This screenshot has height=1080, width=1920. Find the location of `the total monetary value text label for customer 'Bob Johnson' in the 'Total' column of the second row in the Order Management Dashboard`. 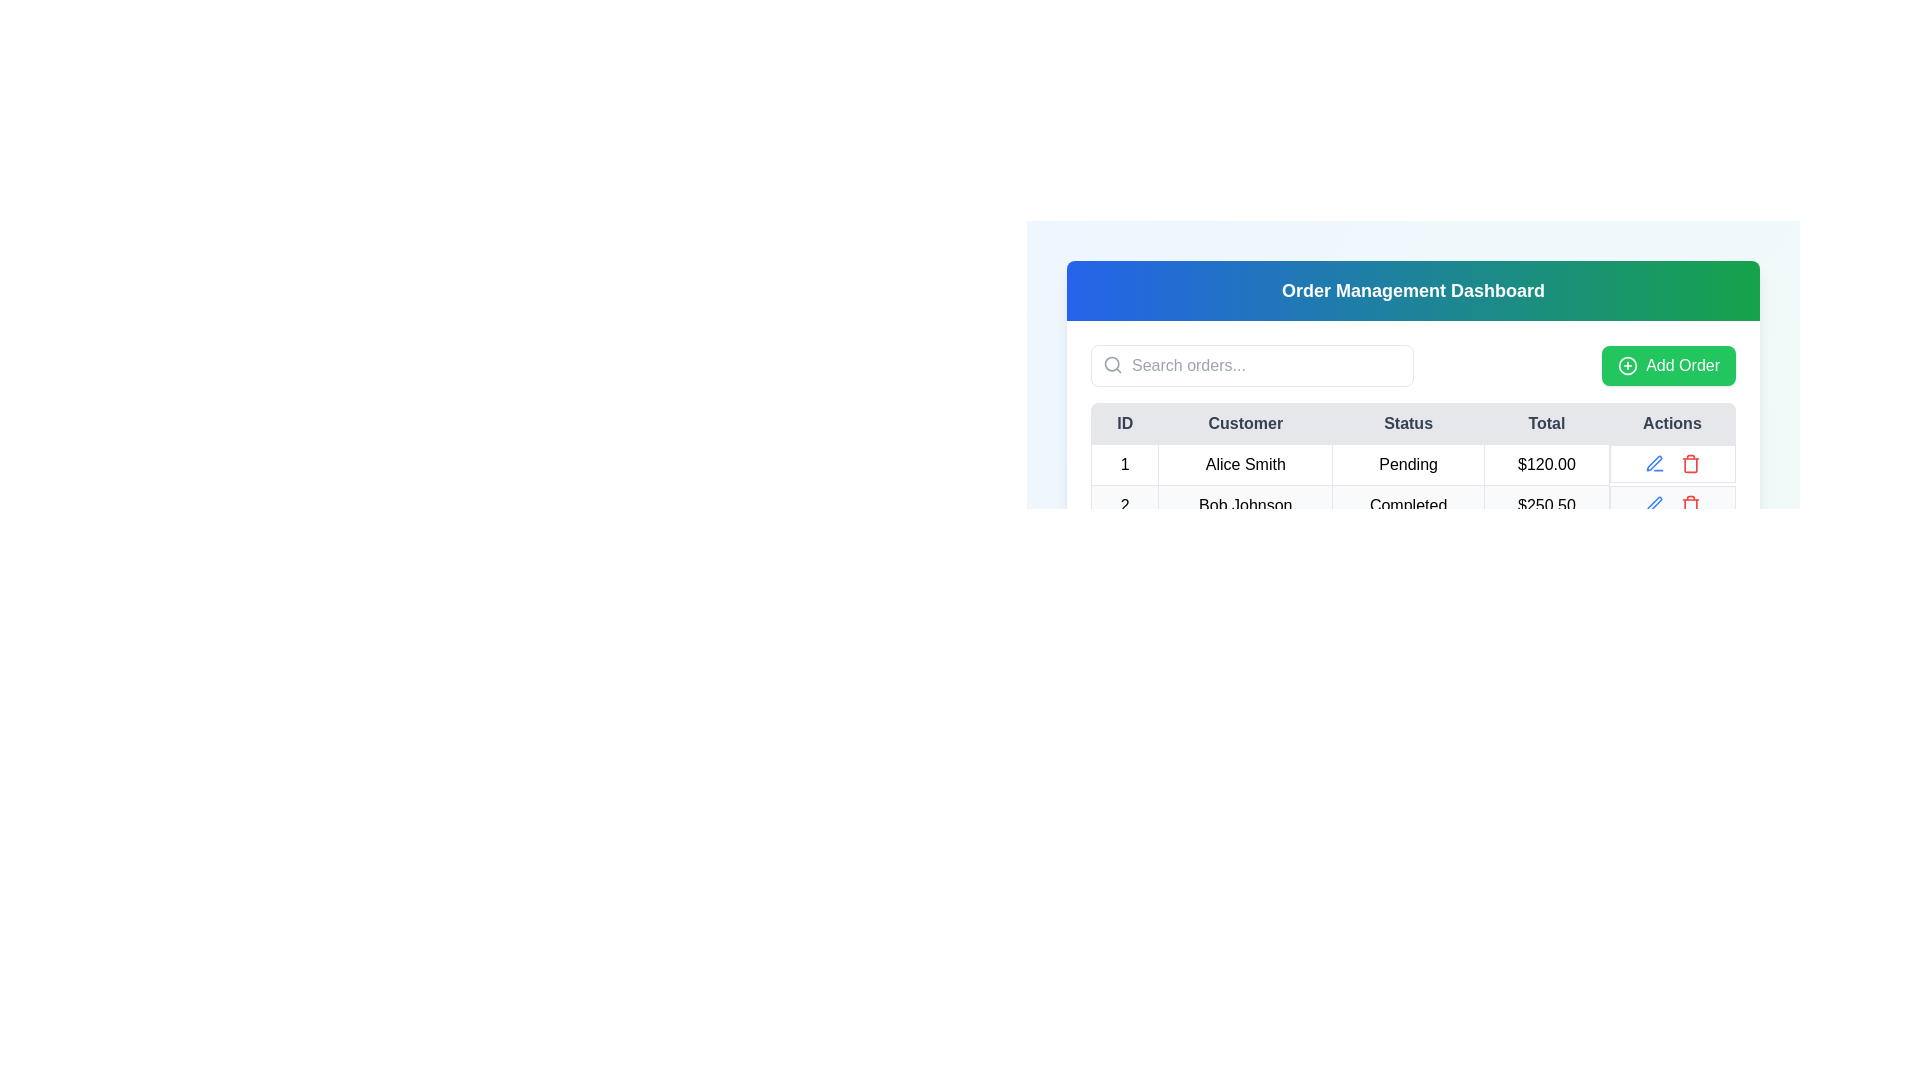

the total monetary value text label for customer 'Bob Johnson' in the 'Total' column of the second row in the Order Management Dashboard is located at coordinates (1545, 504).